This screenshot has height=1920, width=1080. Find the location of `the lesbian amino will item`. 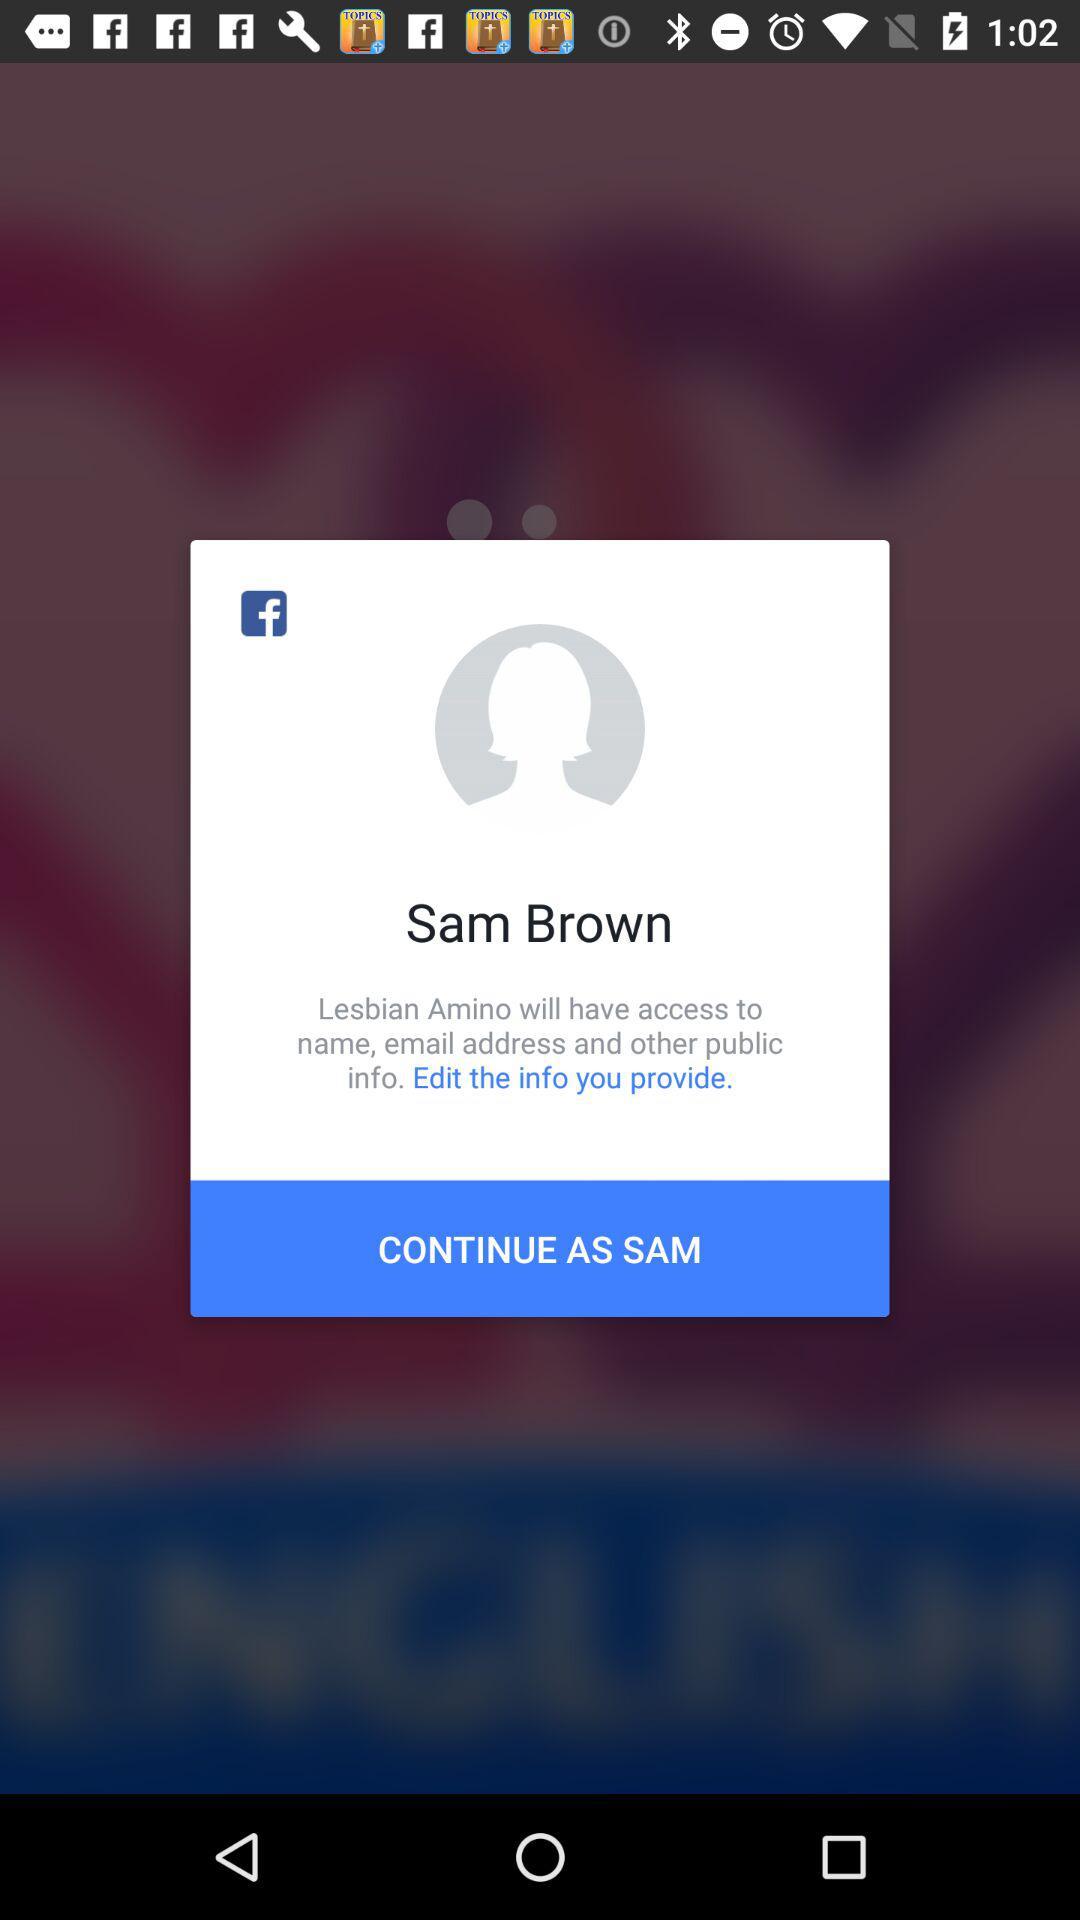

the lesbian amino will item is located at coordinates (540, 1041).